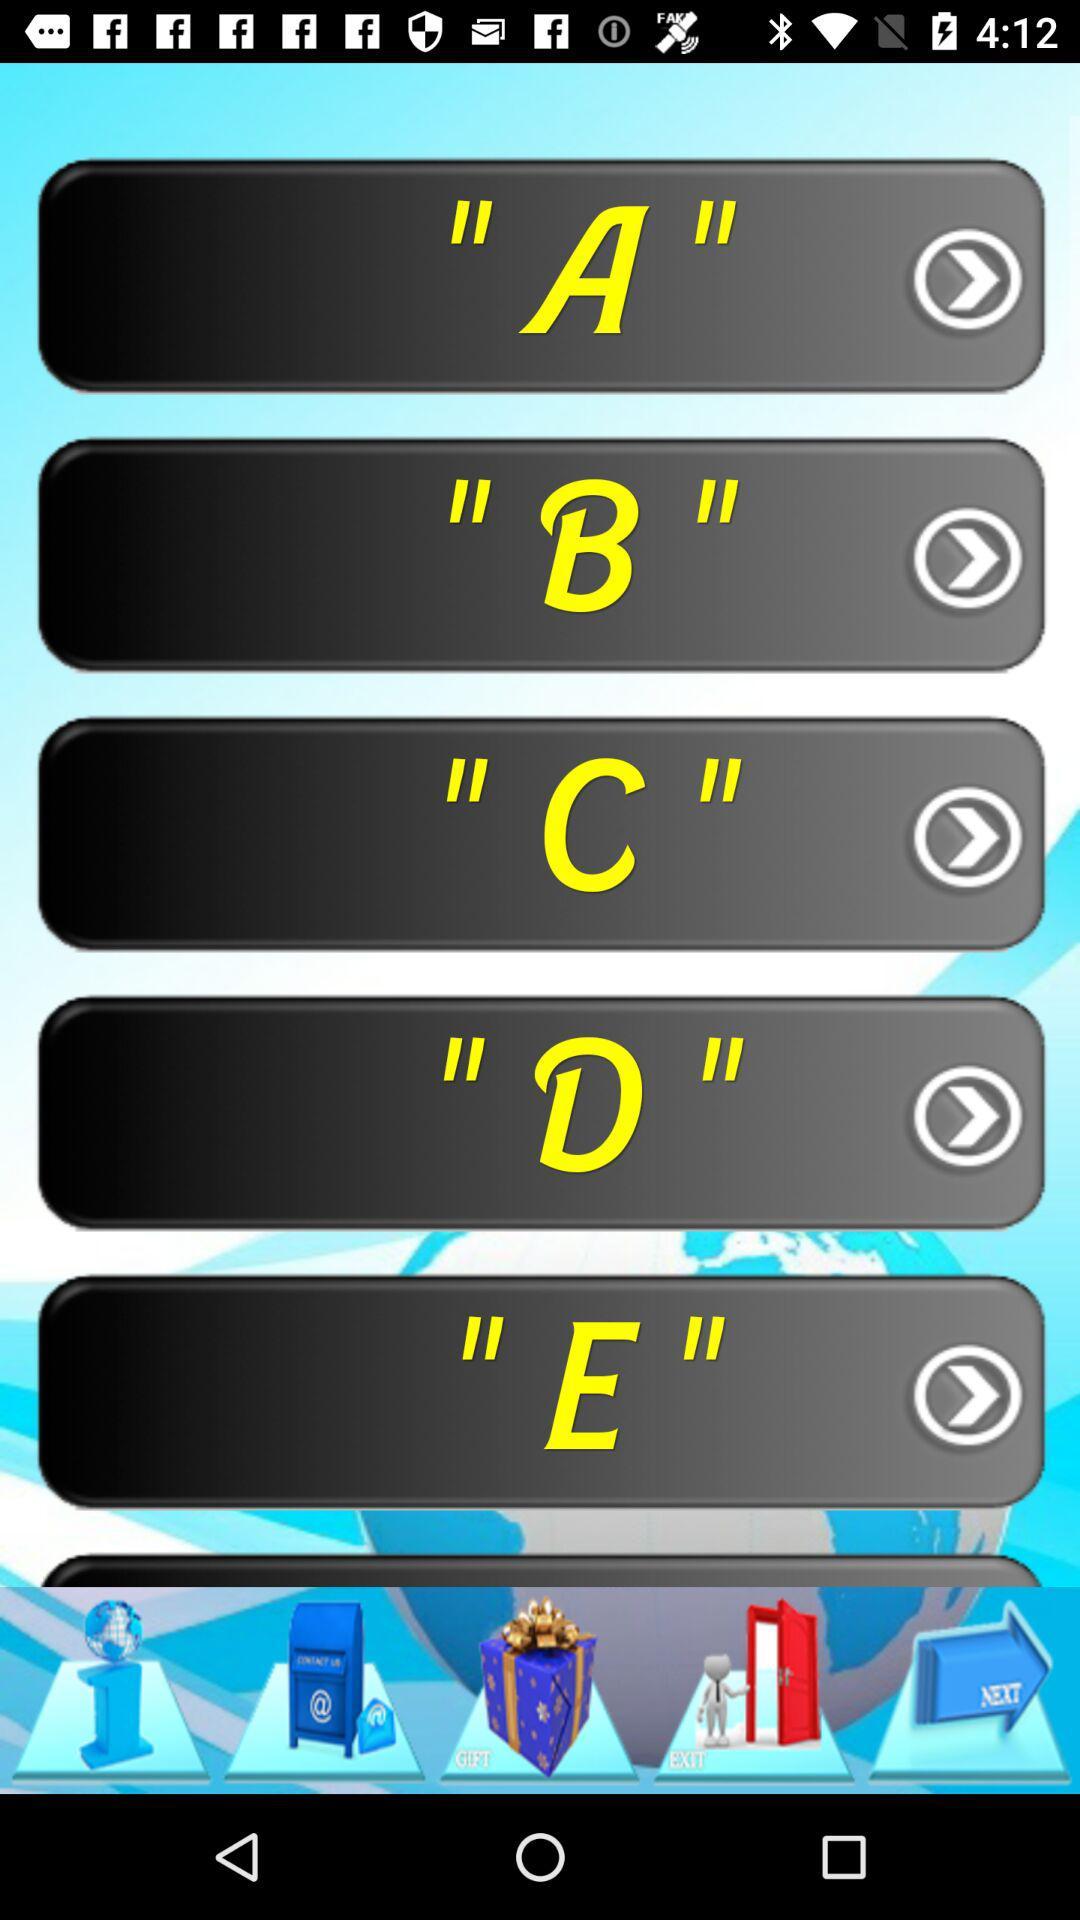 The height and width of the screenshot is (1920, 1080). Describe the element at coordinates (323, 1689) in the screenshot. I see `mailbox option` at that location.